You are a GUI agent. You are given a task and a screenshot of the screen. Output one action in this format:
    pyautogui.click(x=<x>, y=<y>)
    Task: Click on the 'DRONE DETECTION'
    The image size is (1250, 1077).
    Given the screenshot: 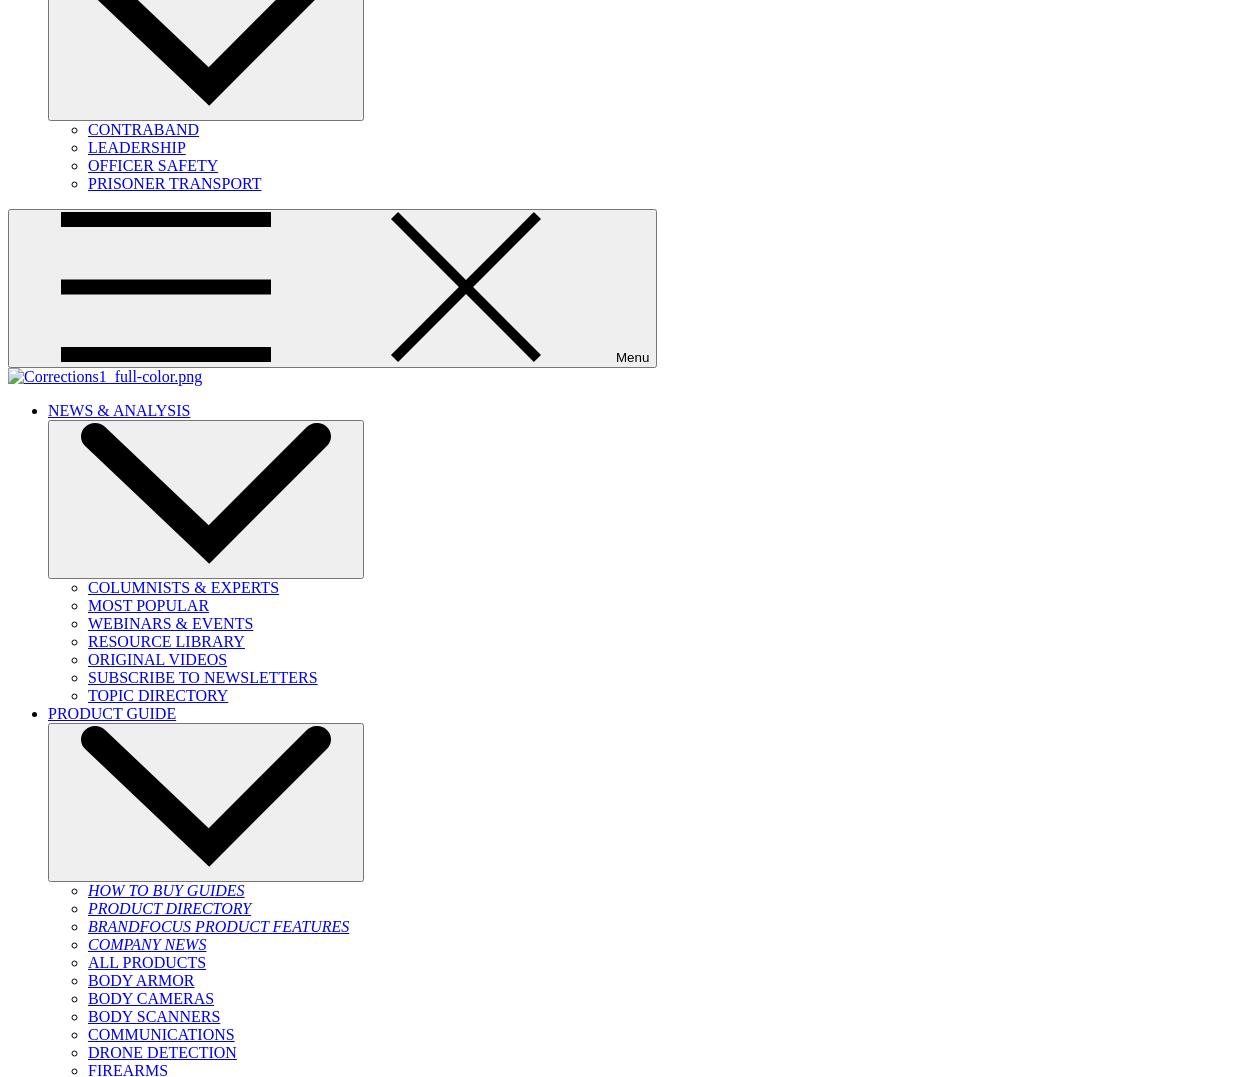 What is the action you would take?
    pyautogui.click(x=162, y=1052)
    